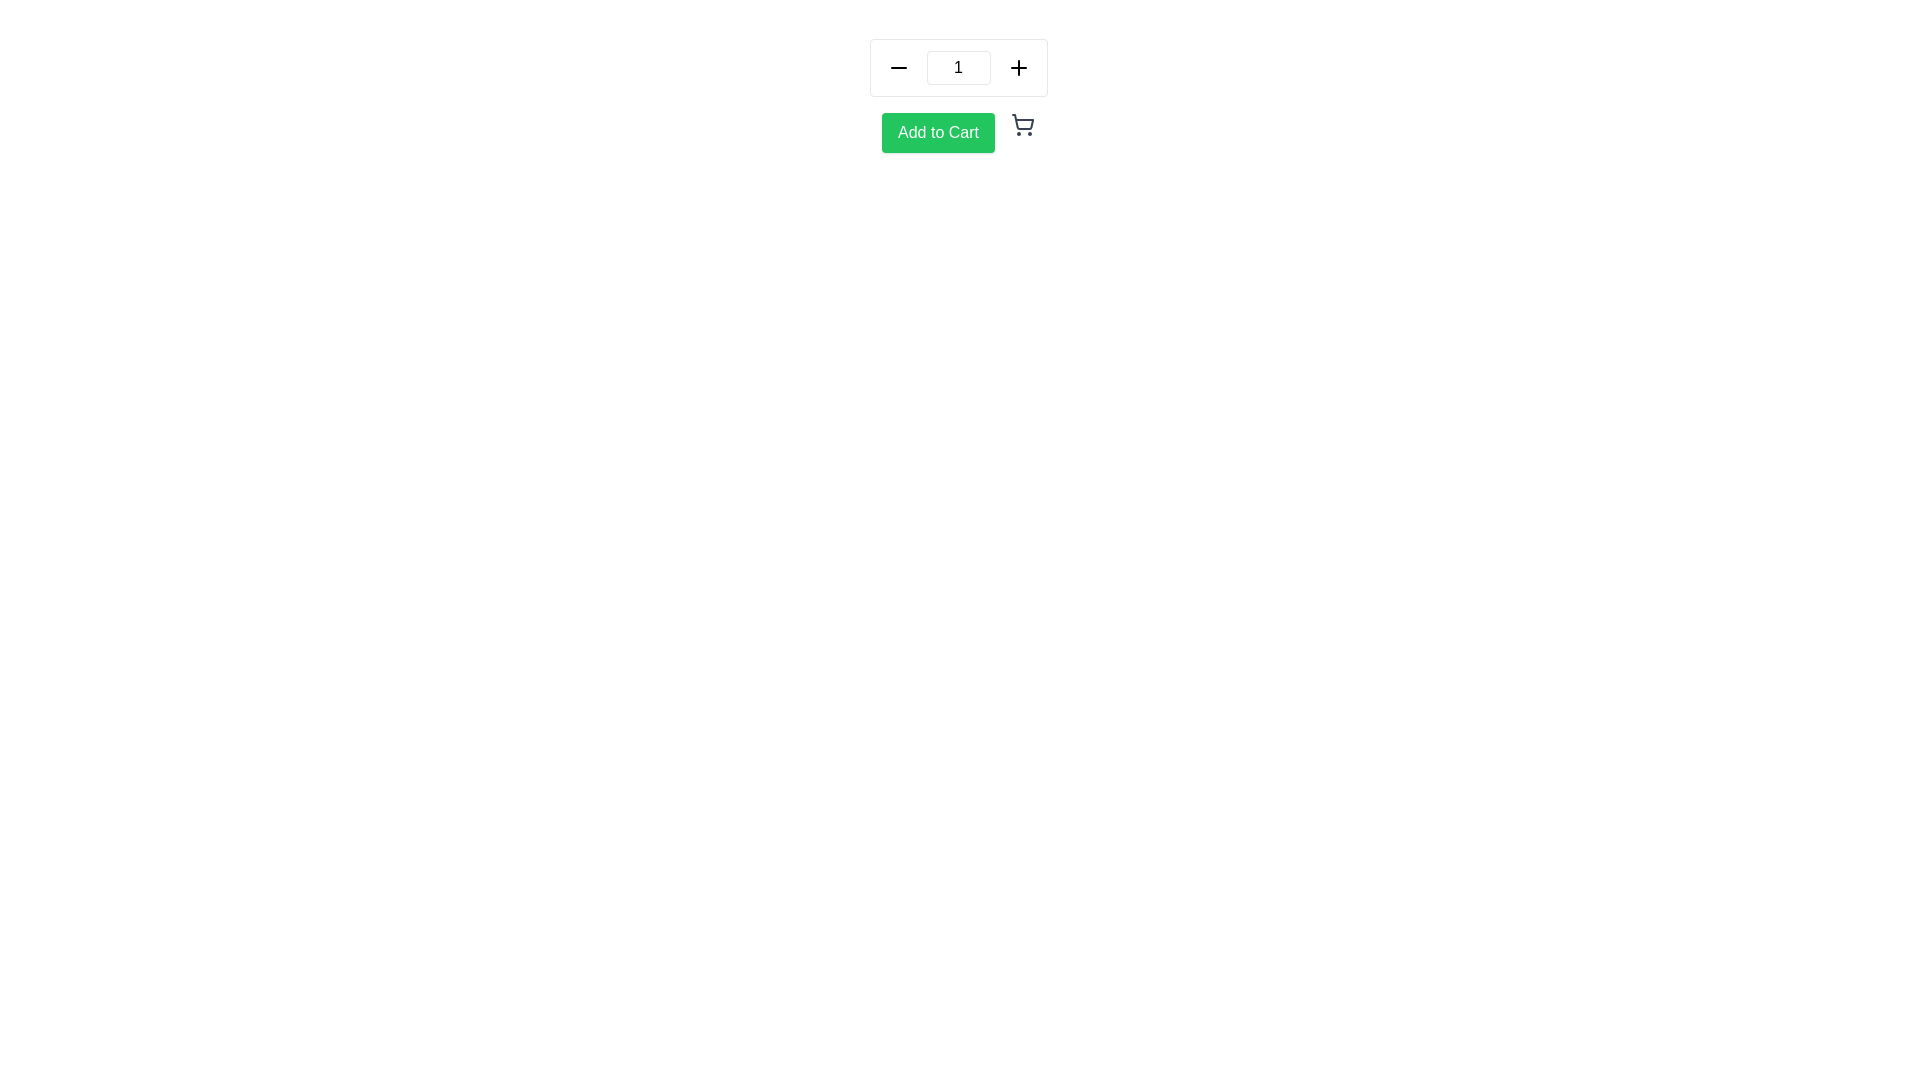 The width and height of the screenshot is (1920, 1080). What do you see at coordinates (1022, 124) in the screenshot?
I see `the shopping cart icon, which is a minimalistic gray outline style icon with two circular wheels and an open basket, located adjacent to the 'Add to Cart' button` at bounding box center [1022, 124].